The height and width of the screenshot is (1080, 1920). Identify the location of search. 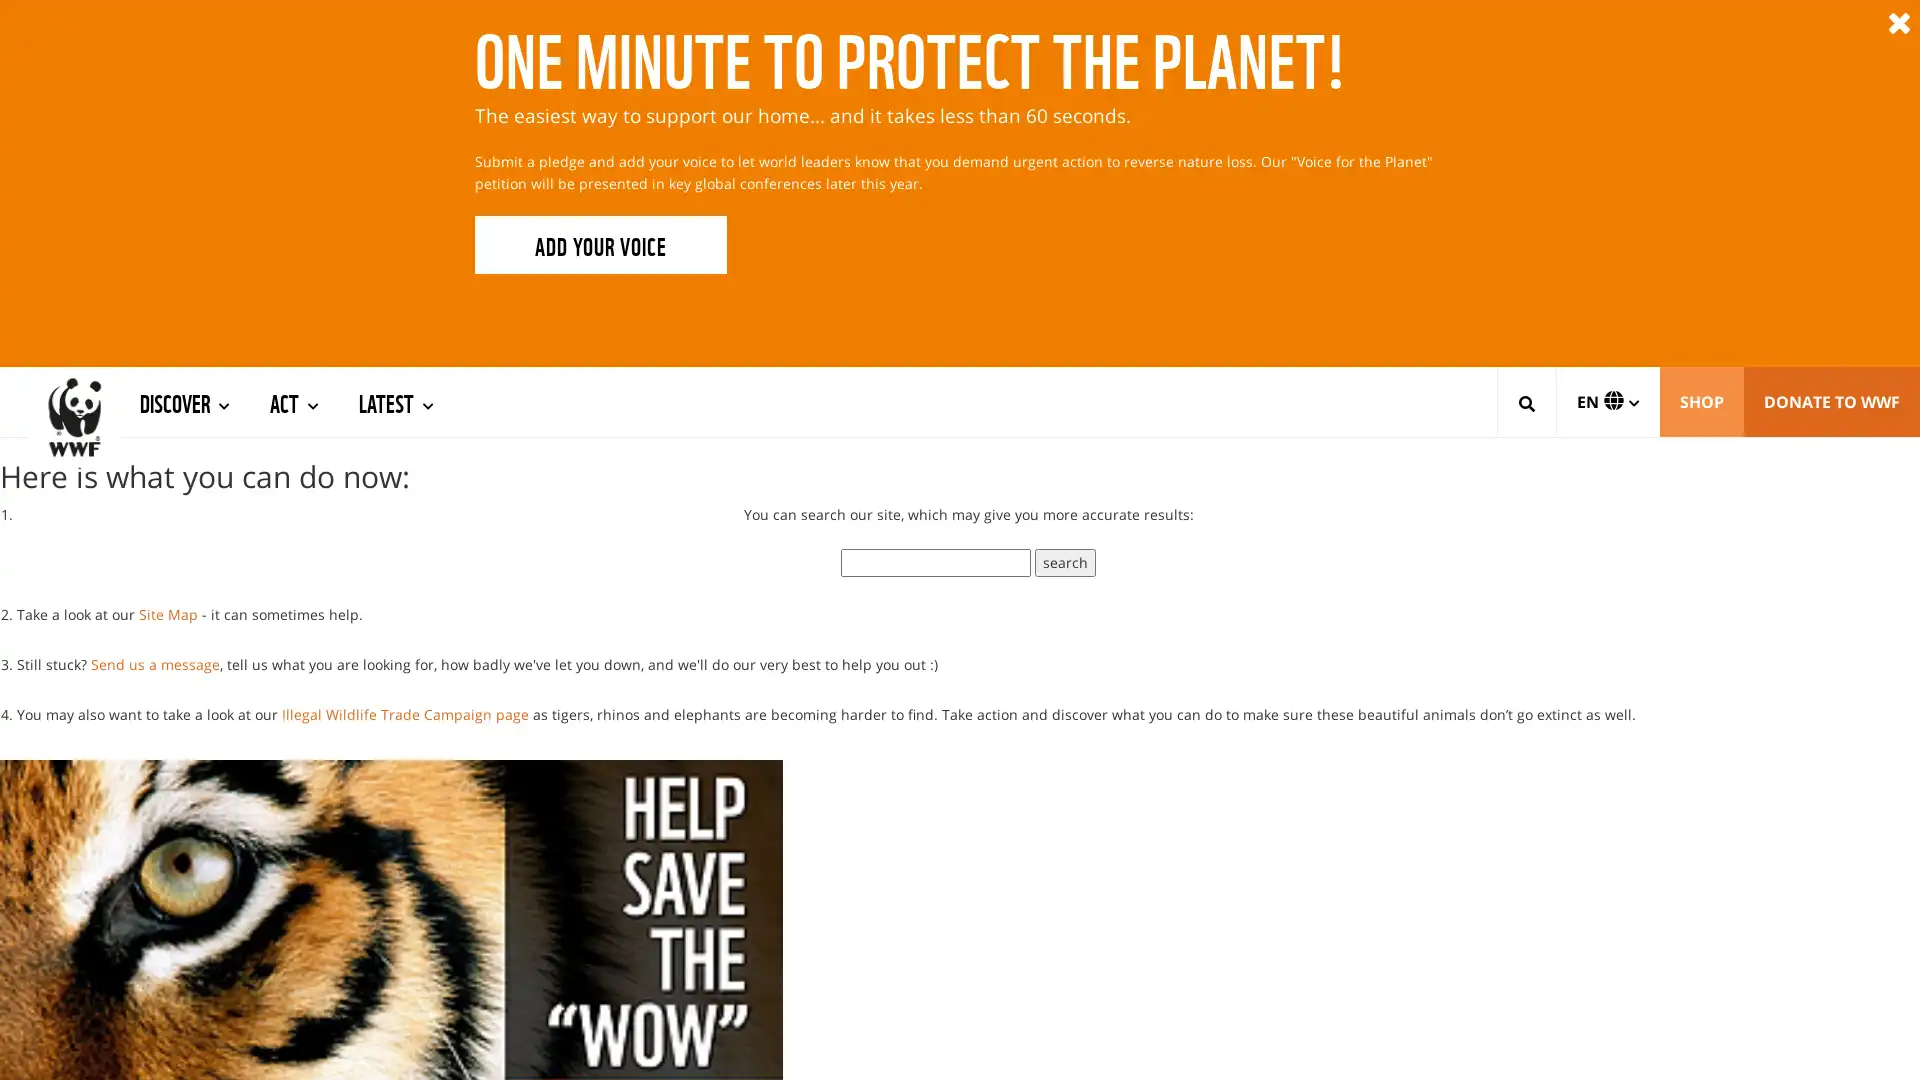
(1064, 504).